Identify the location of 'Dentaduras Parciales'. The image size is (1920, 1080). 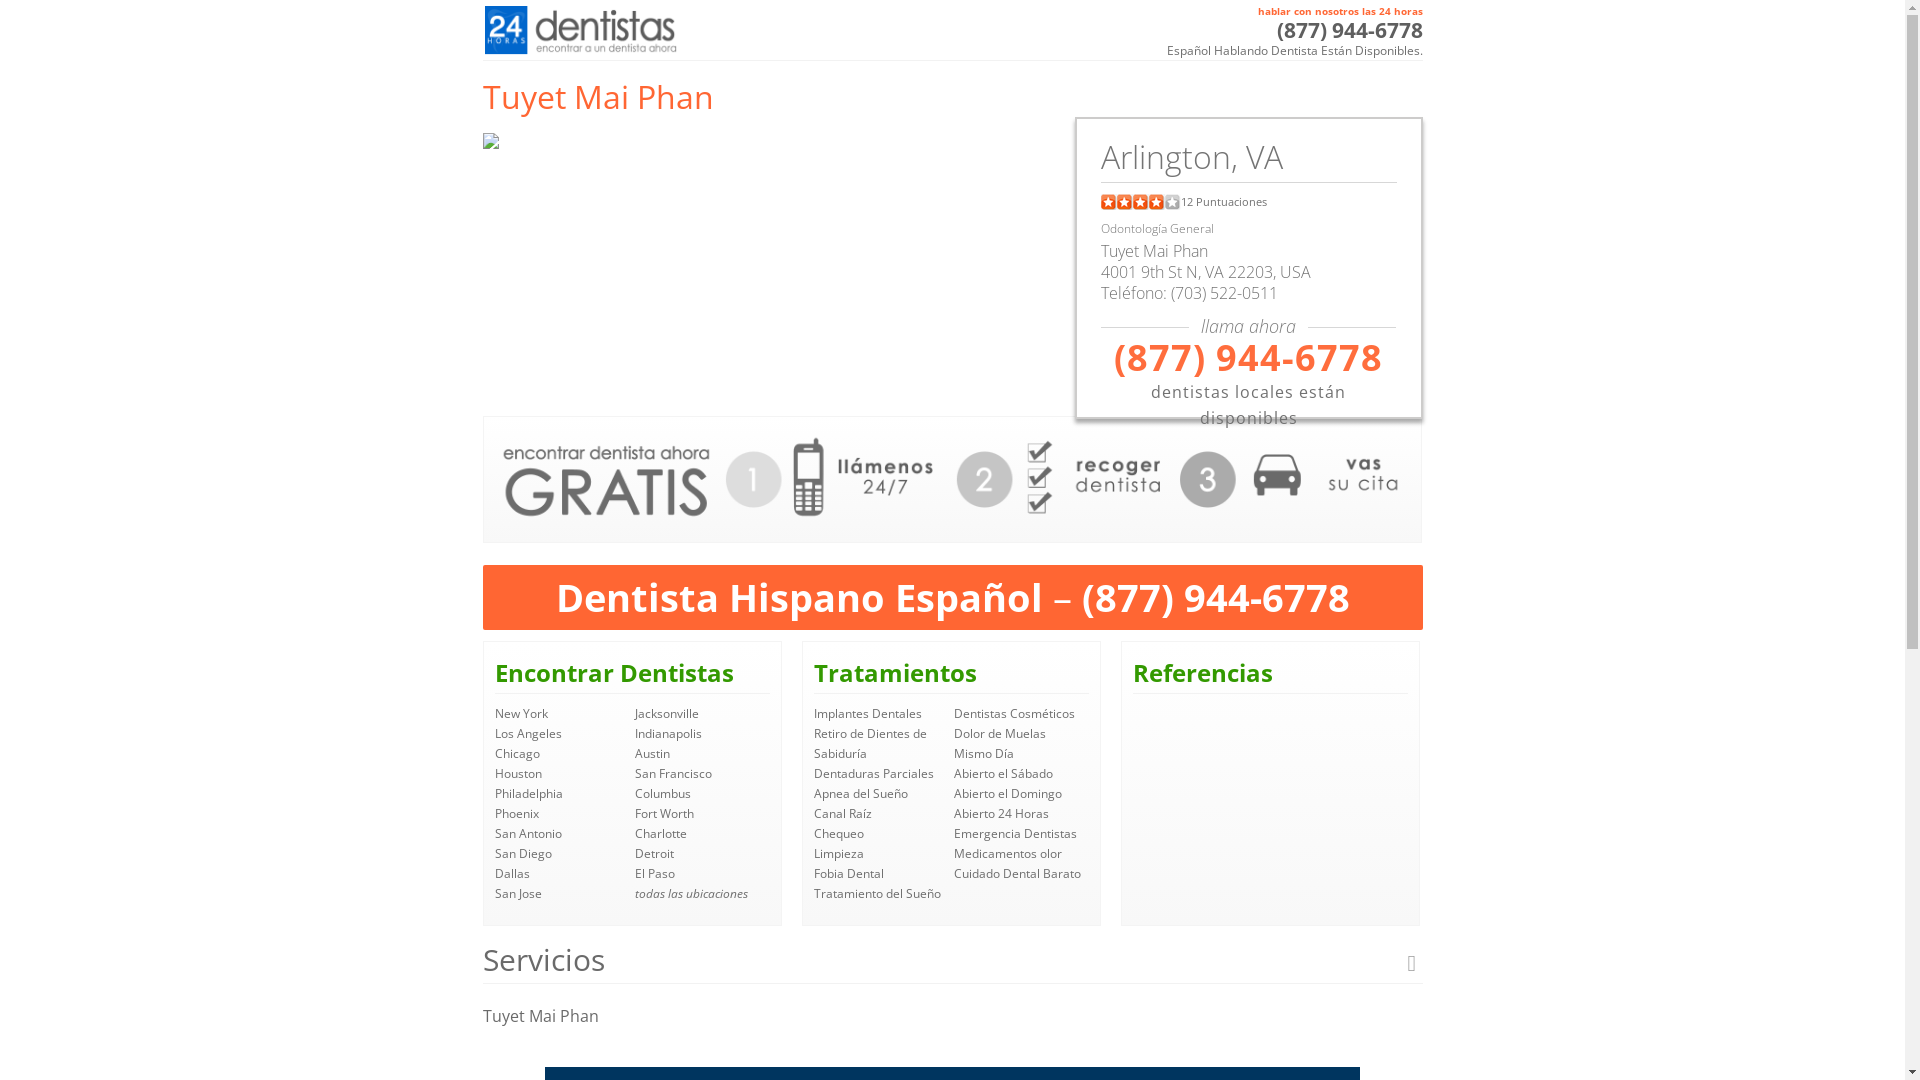
(873, 772).